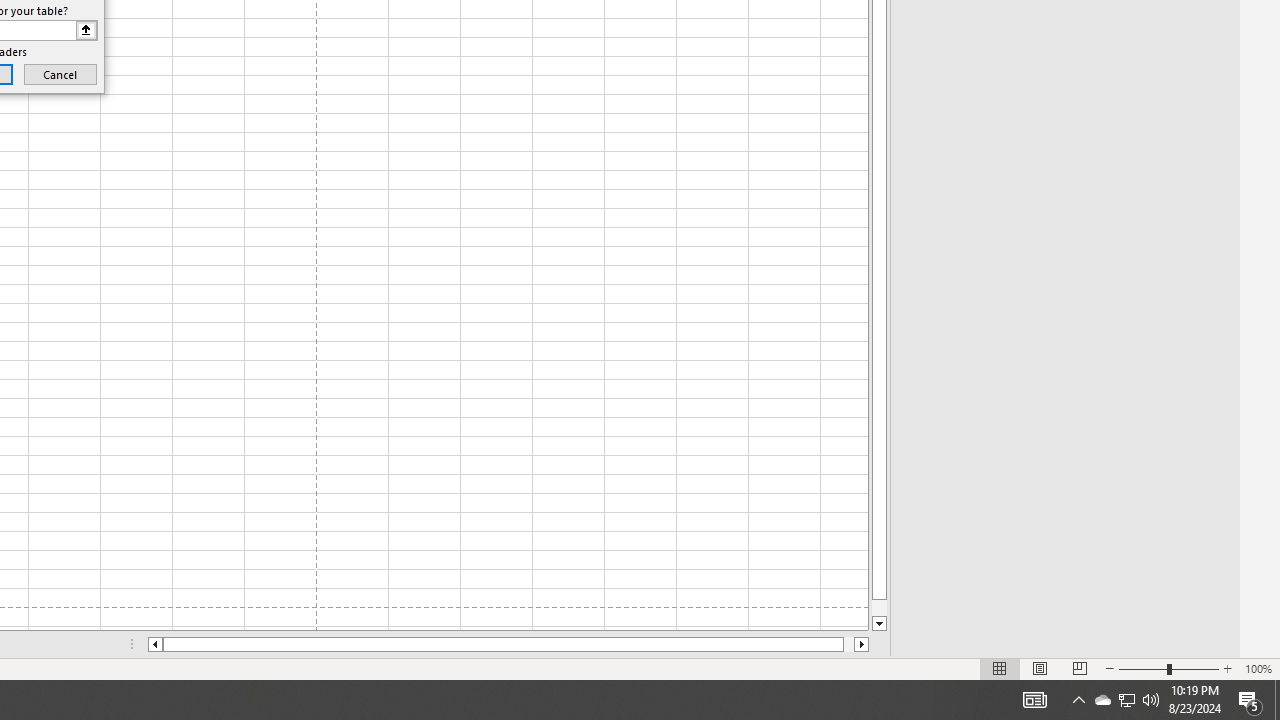  I want to click on 'Line down', so click(879, 623).